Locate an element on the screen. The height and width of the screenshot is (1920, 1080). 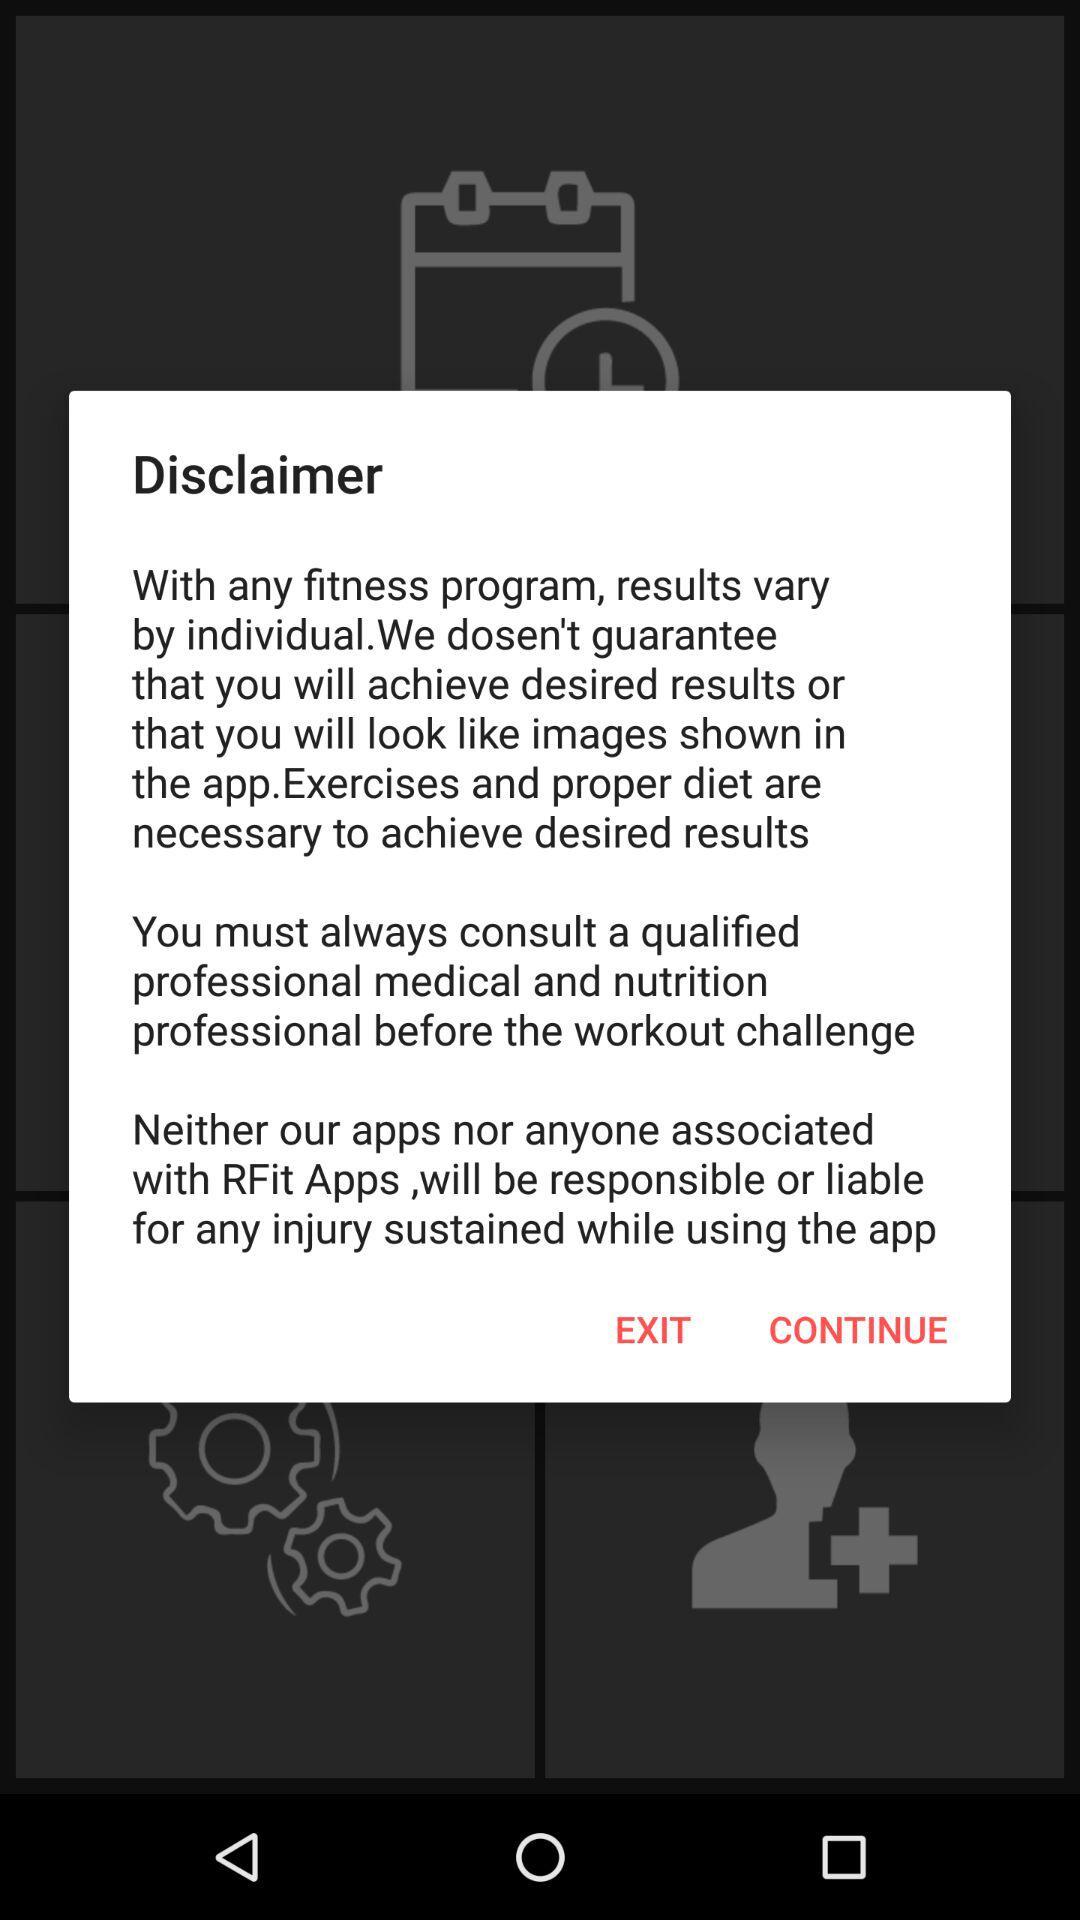
item below with any fitness icon is located at coordinates (653, 1329).